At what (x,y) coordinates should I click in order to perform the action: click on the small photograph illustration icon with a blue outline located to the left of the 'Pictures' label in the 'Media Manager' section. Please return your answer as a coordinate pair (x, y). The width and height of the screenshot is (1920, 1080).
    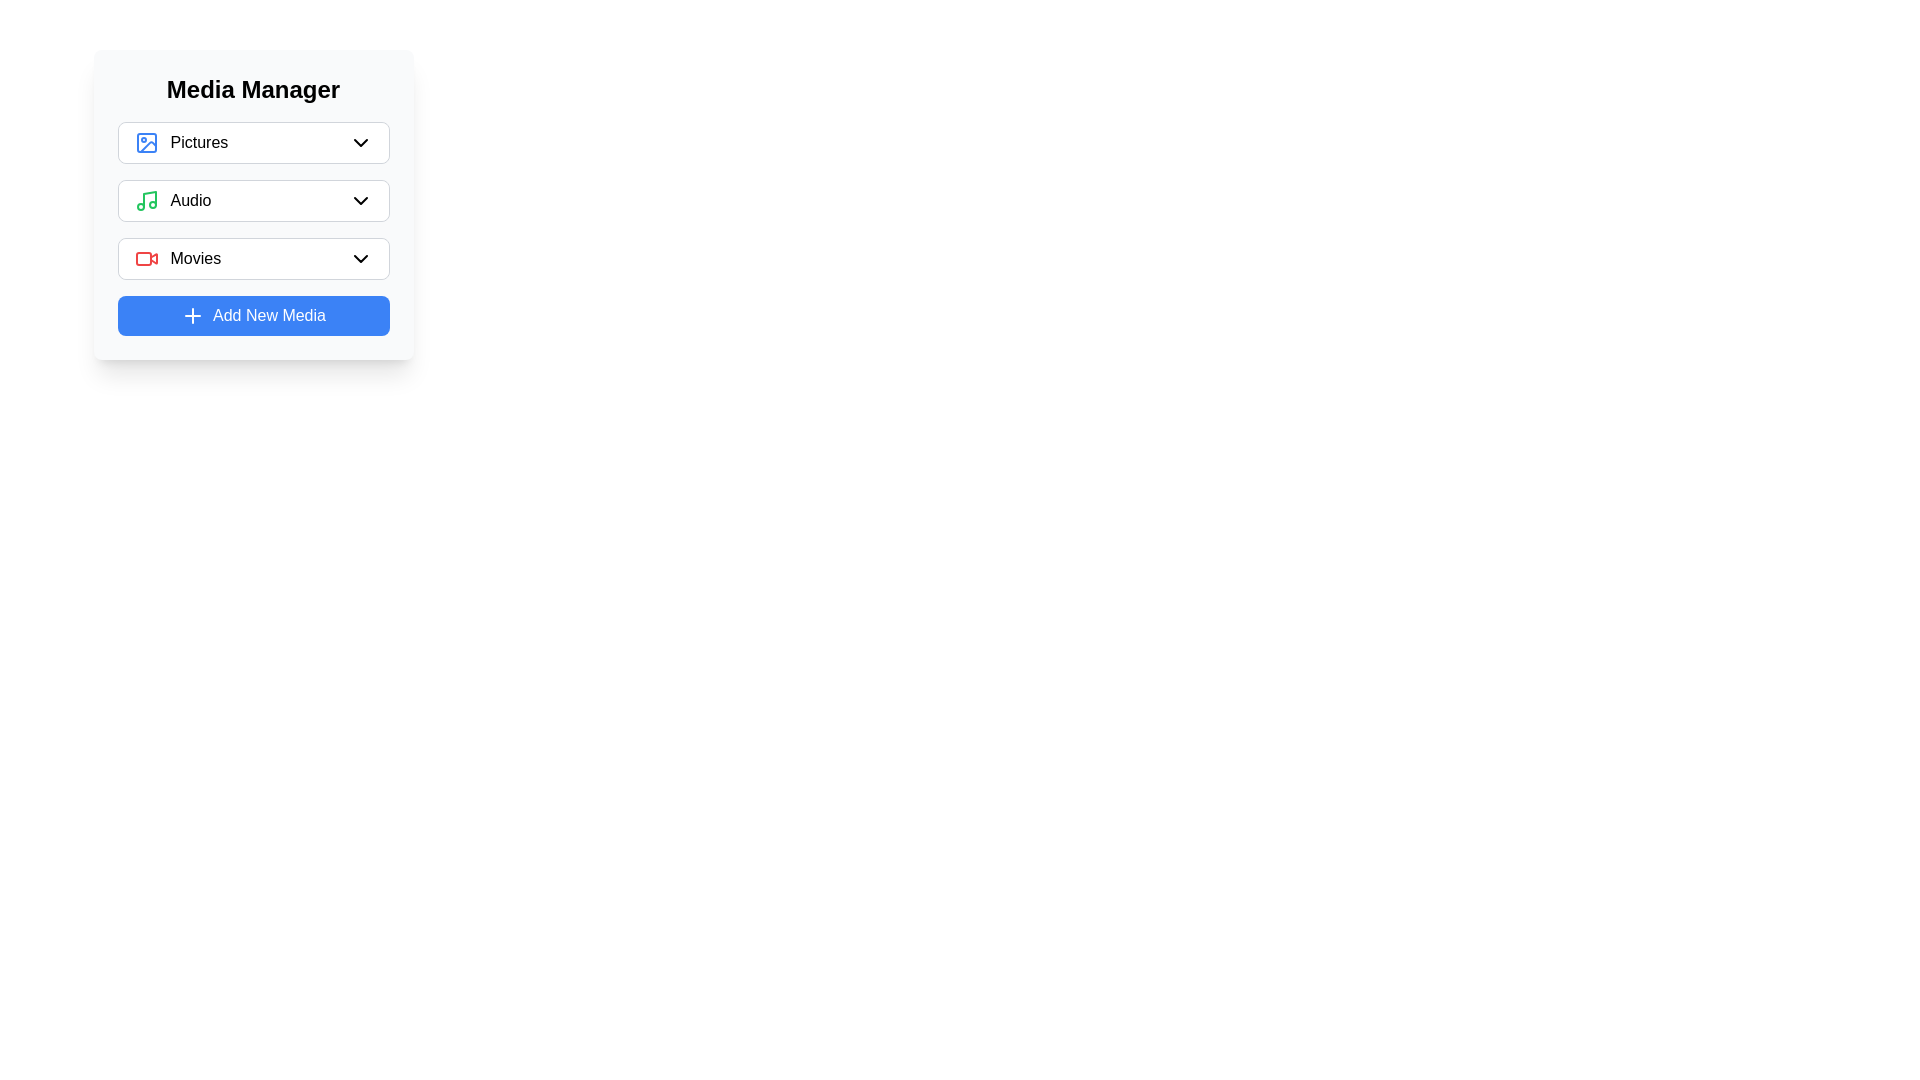
    Looking at the image, I should click on (145, 141).